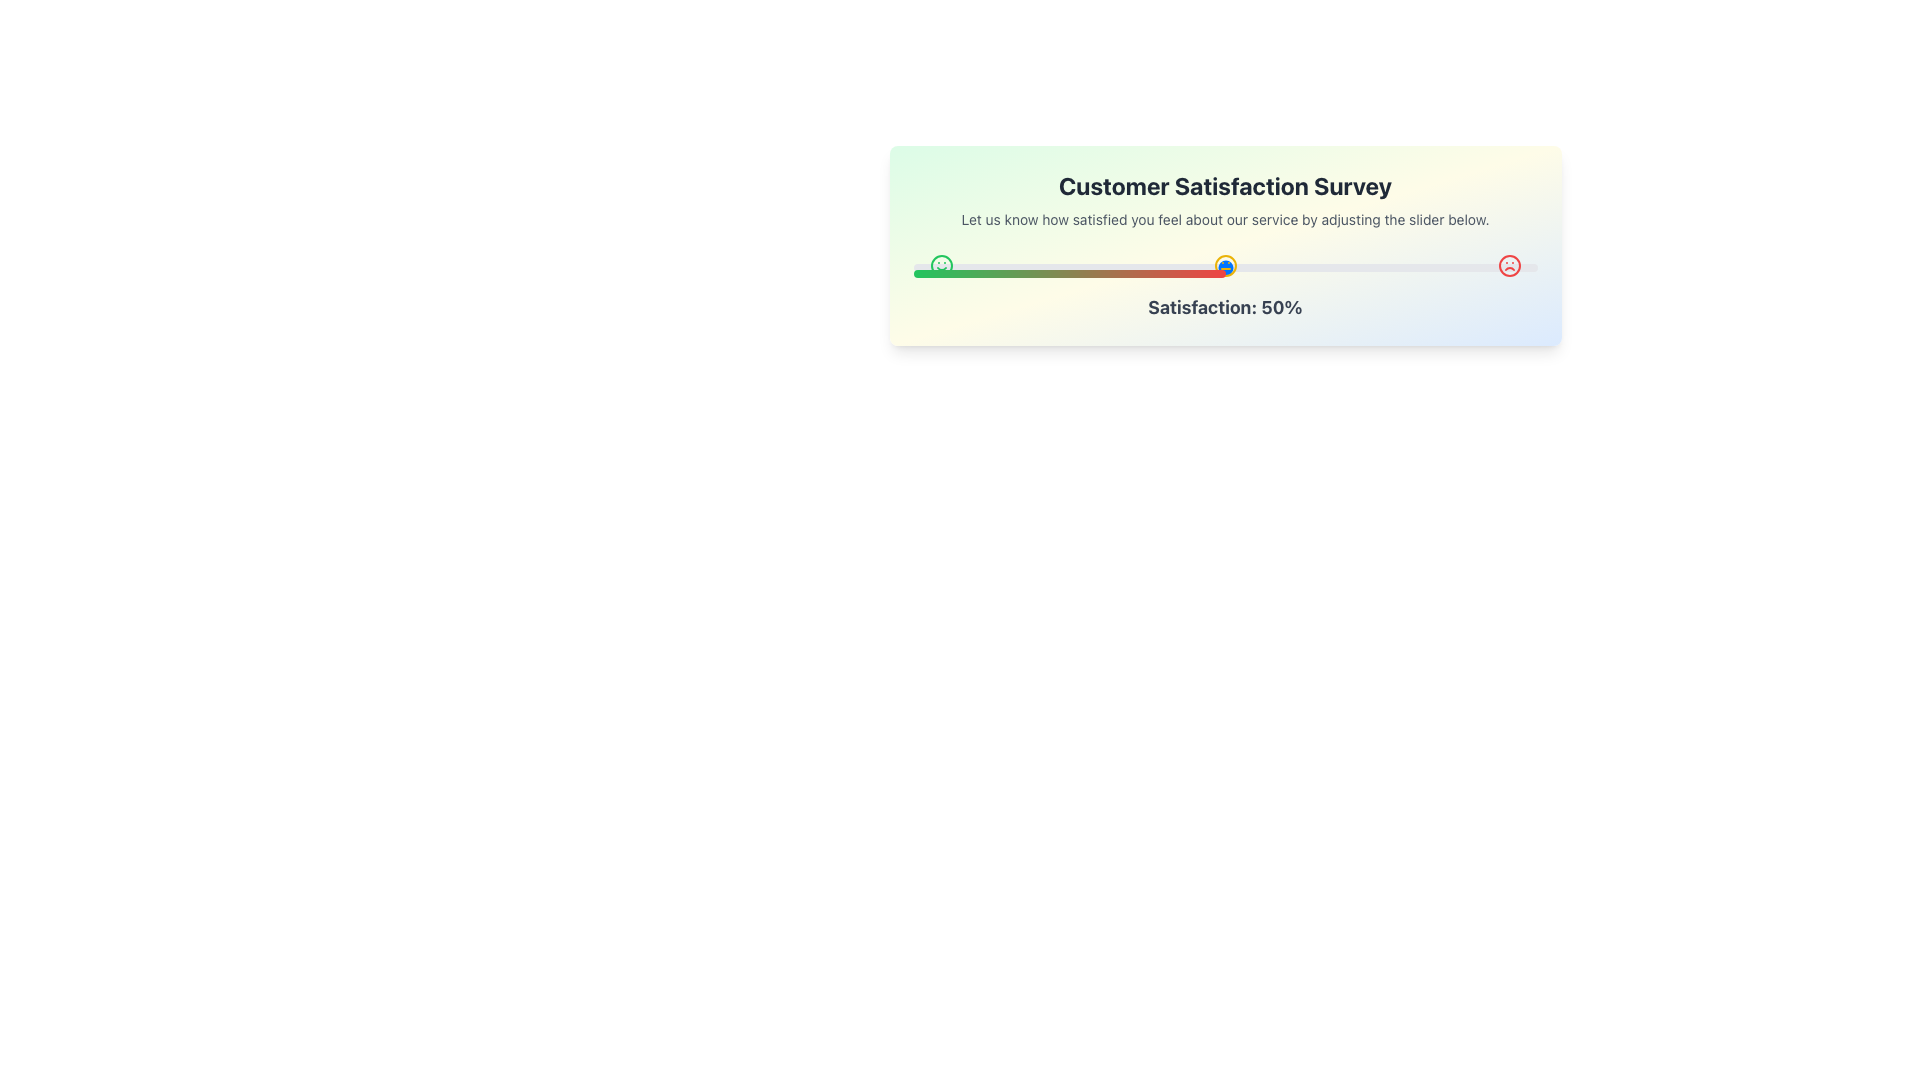  I want to click on satisfaction level, so click(1019, 266).